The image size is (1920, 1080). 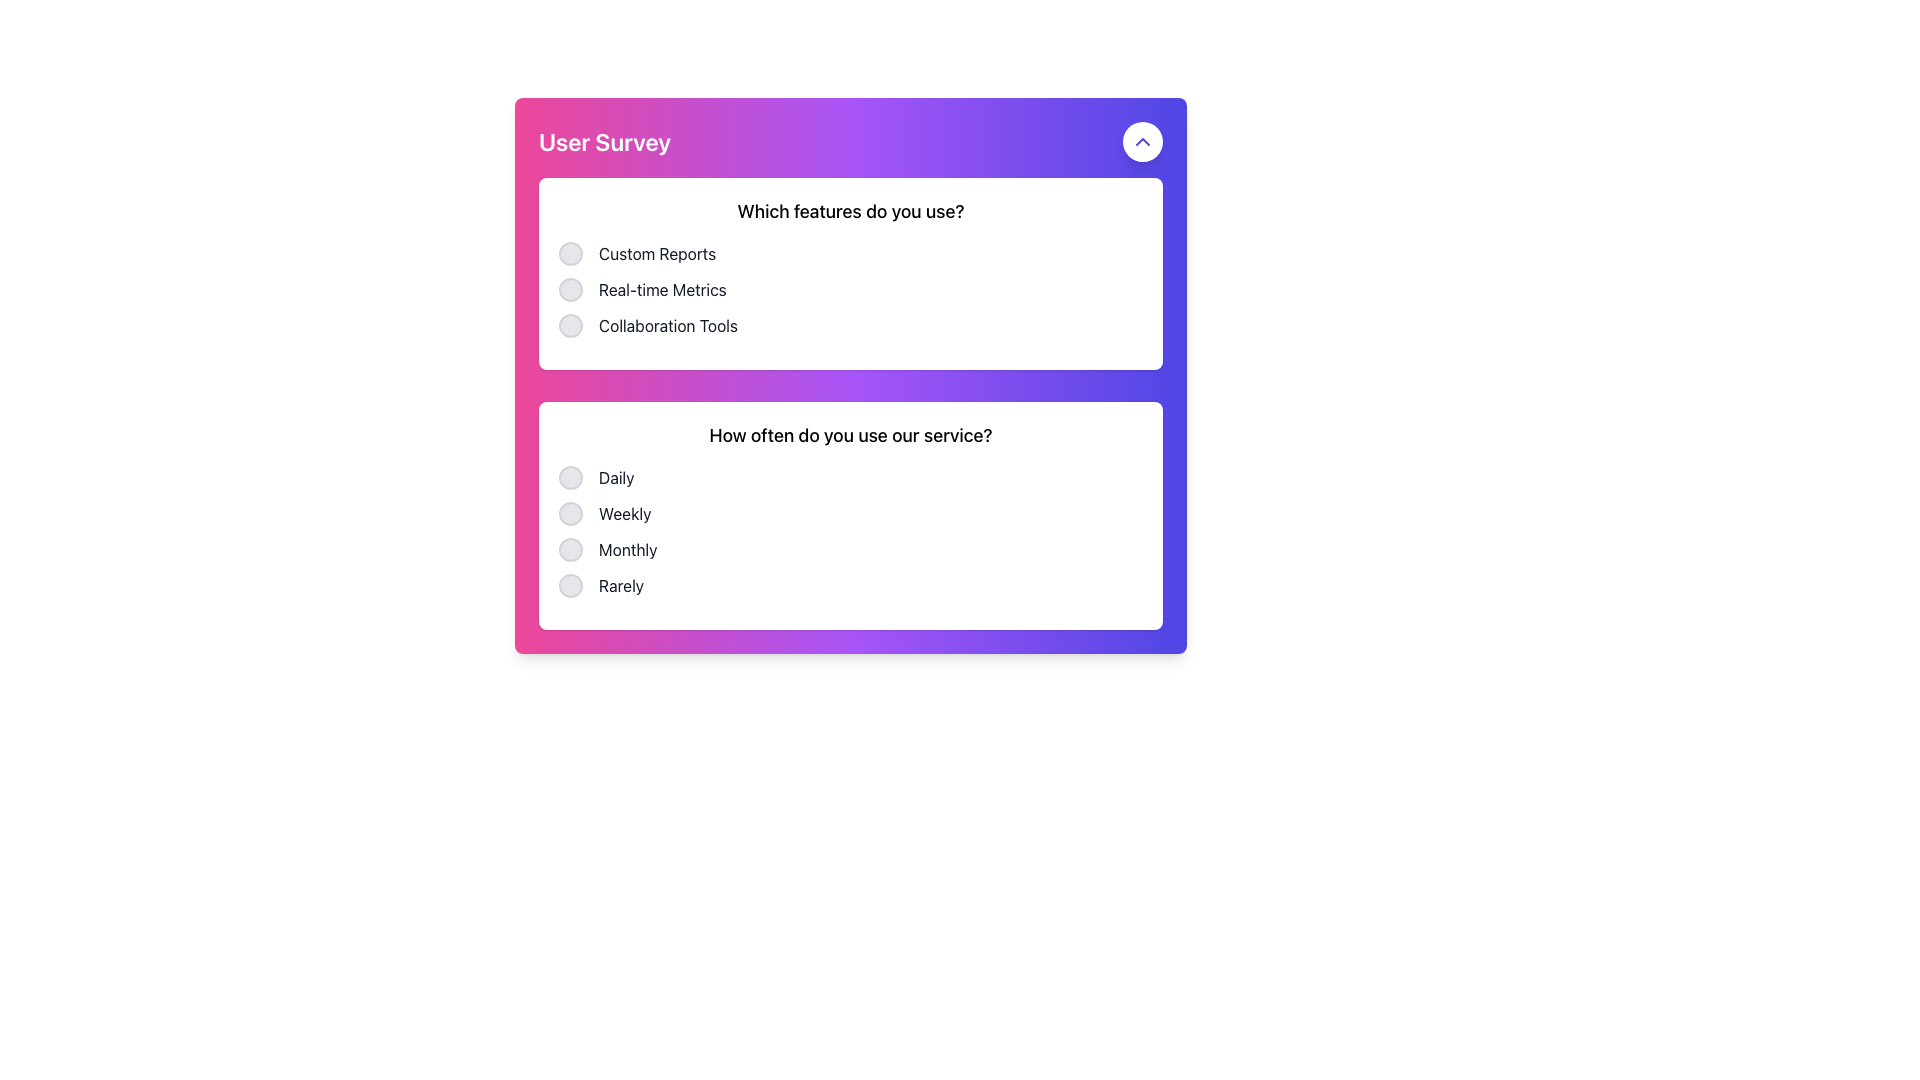 I want to click on the 'Real-time Metrics' text label styled in dark gray, located in the 'Which features do you use?' section, adjacent to a circular selection indicator, so click(x=662, y=289).